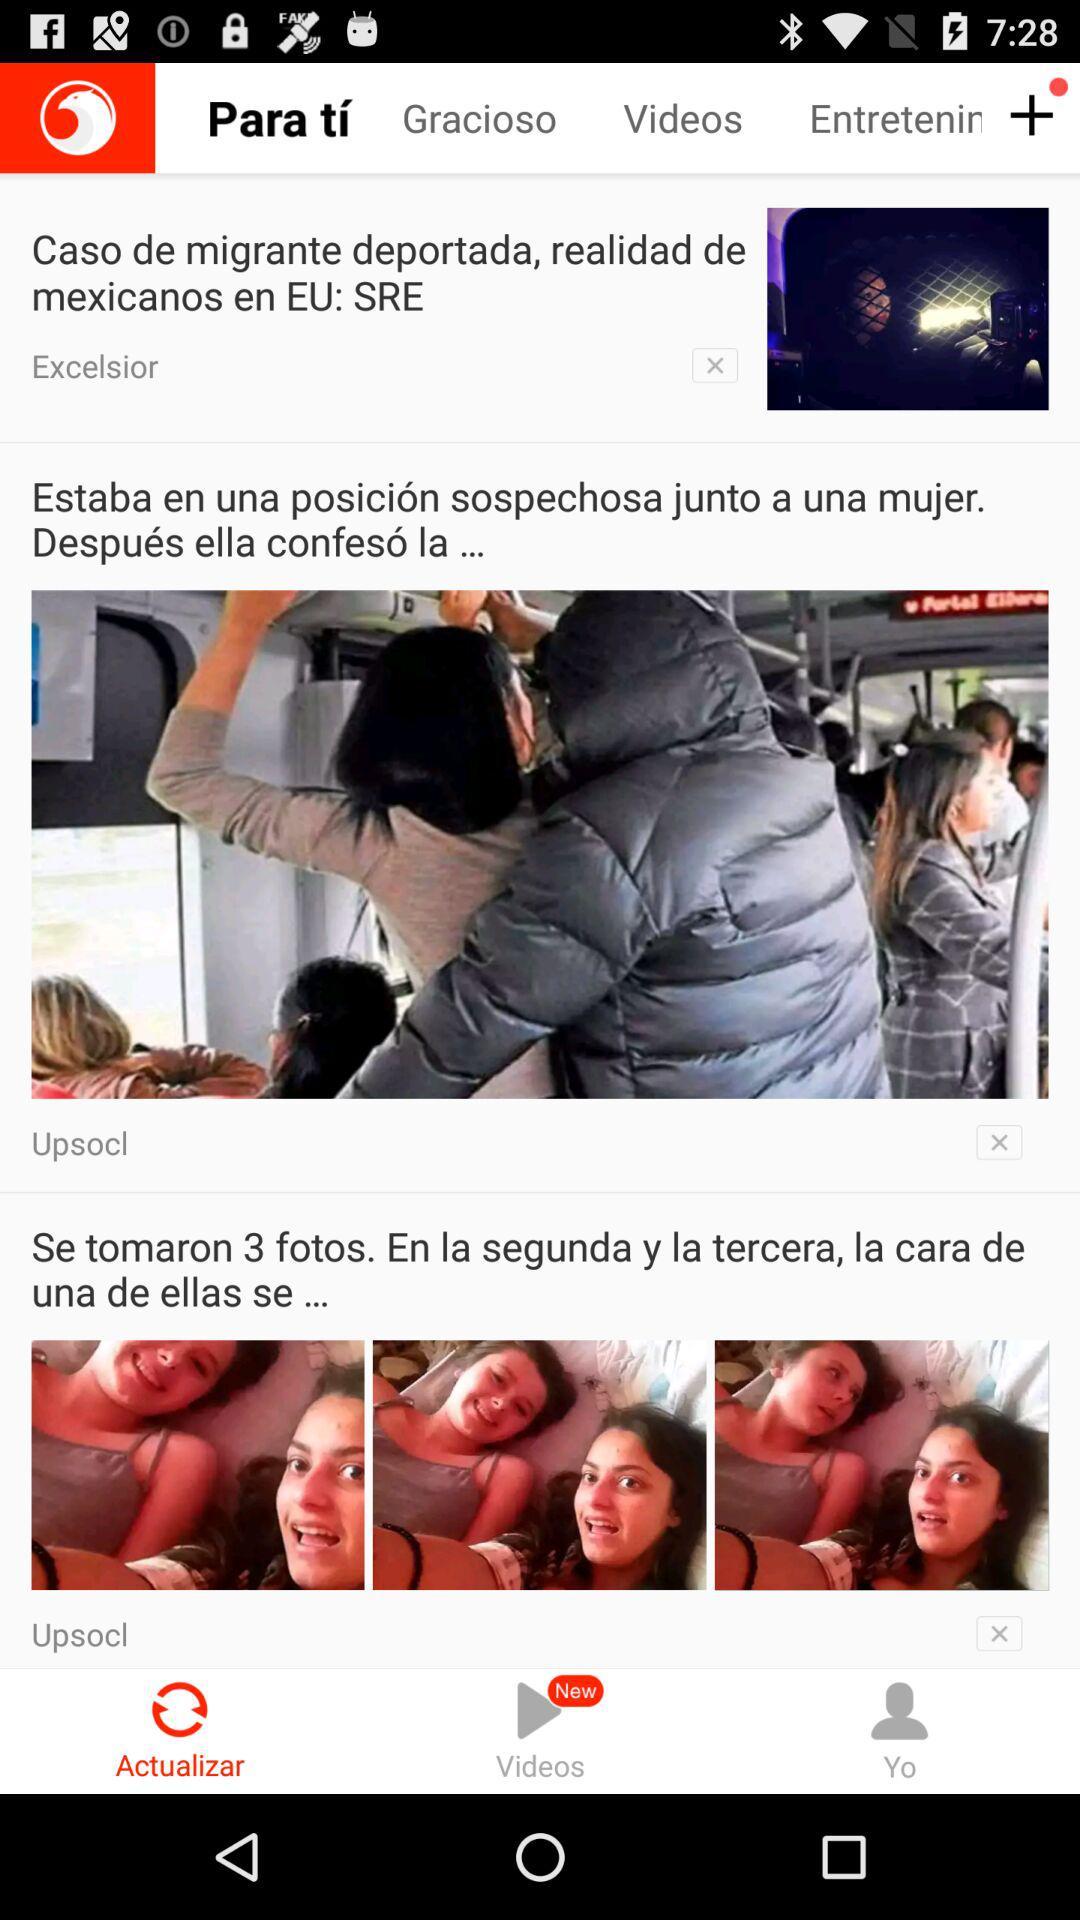  What do you see at coordinates (511, 117) in the screenshot?
I see `gracioso item` at bounding box center [511, 117].